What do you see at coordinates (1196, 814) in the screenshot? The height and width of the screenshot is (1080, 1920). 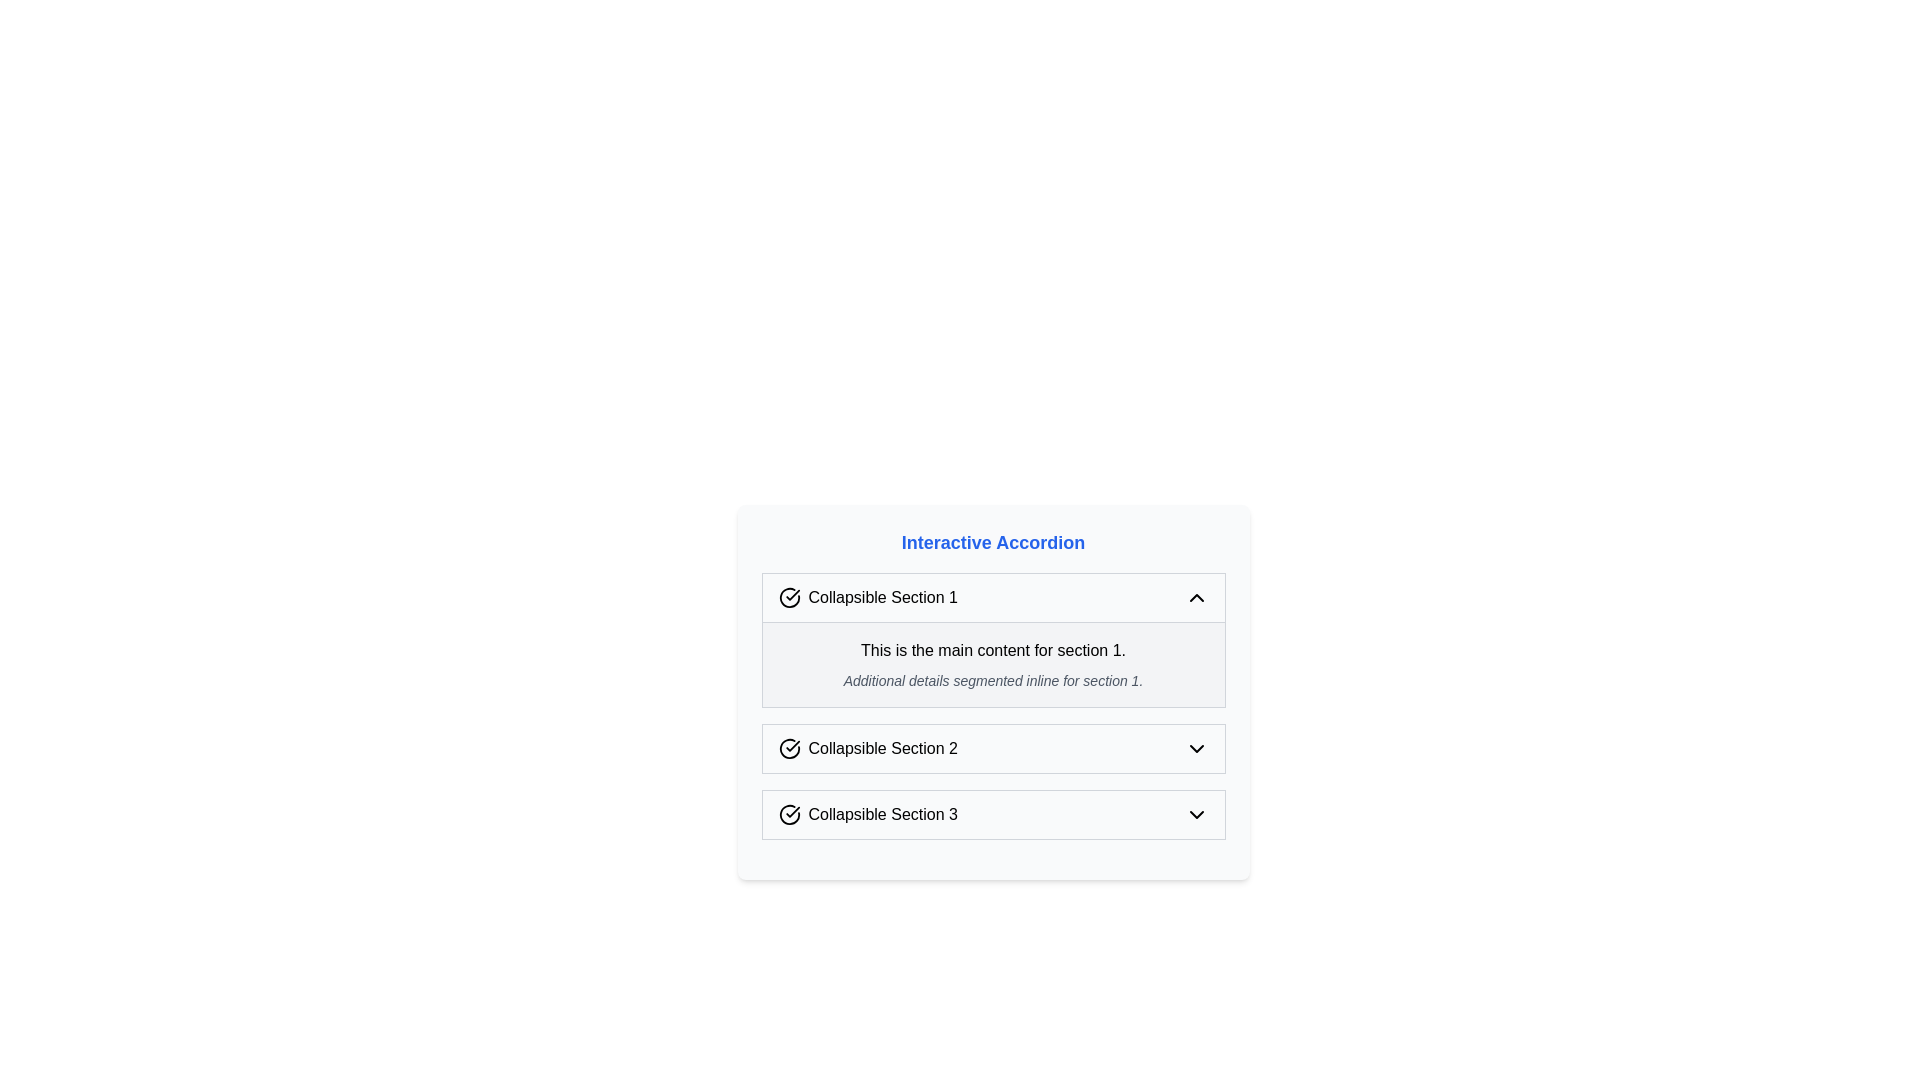 I see `the Interactive Icon (Chevron Down) located at the right side of the header bar in 'Collapsible Section 3' to toggle the visibility of its content` at bounding box center [1196, 814].